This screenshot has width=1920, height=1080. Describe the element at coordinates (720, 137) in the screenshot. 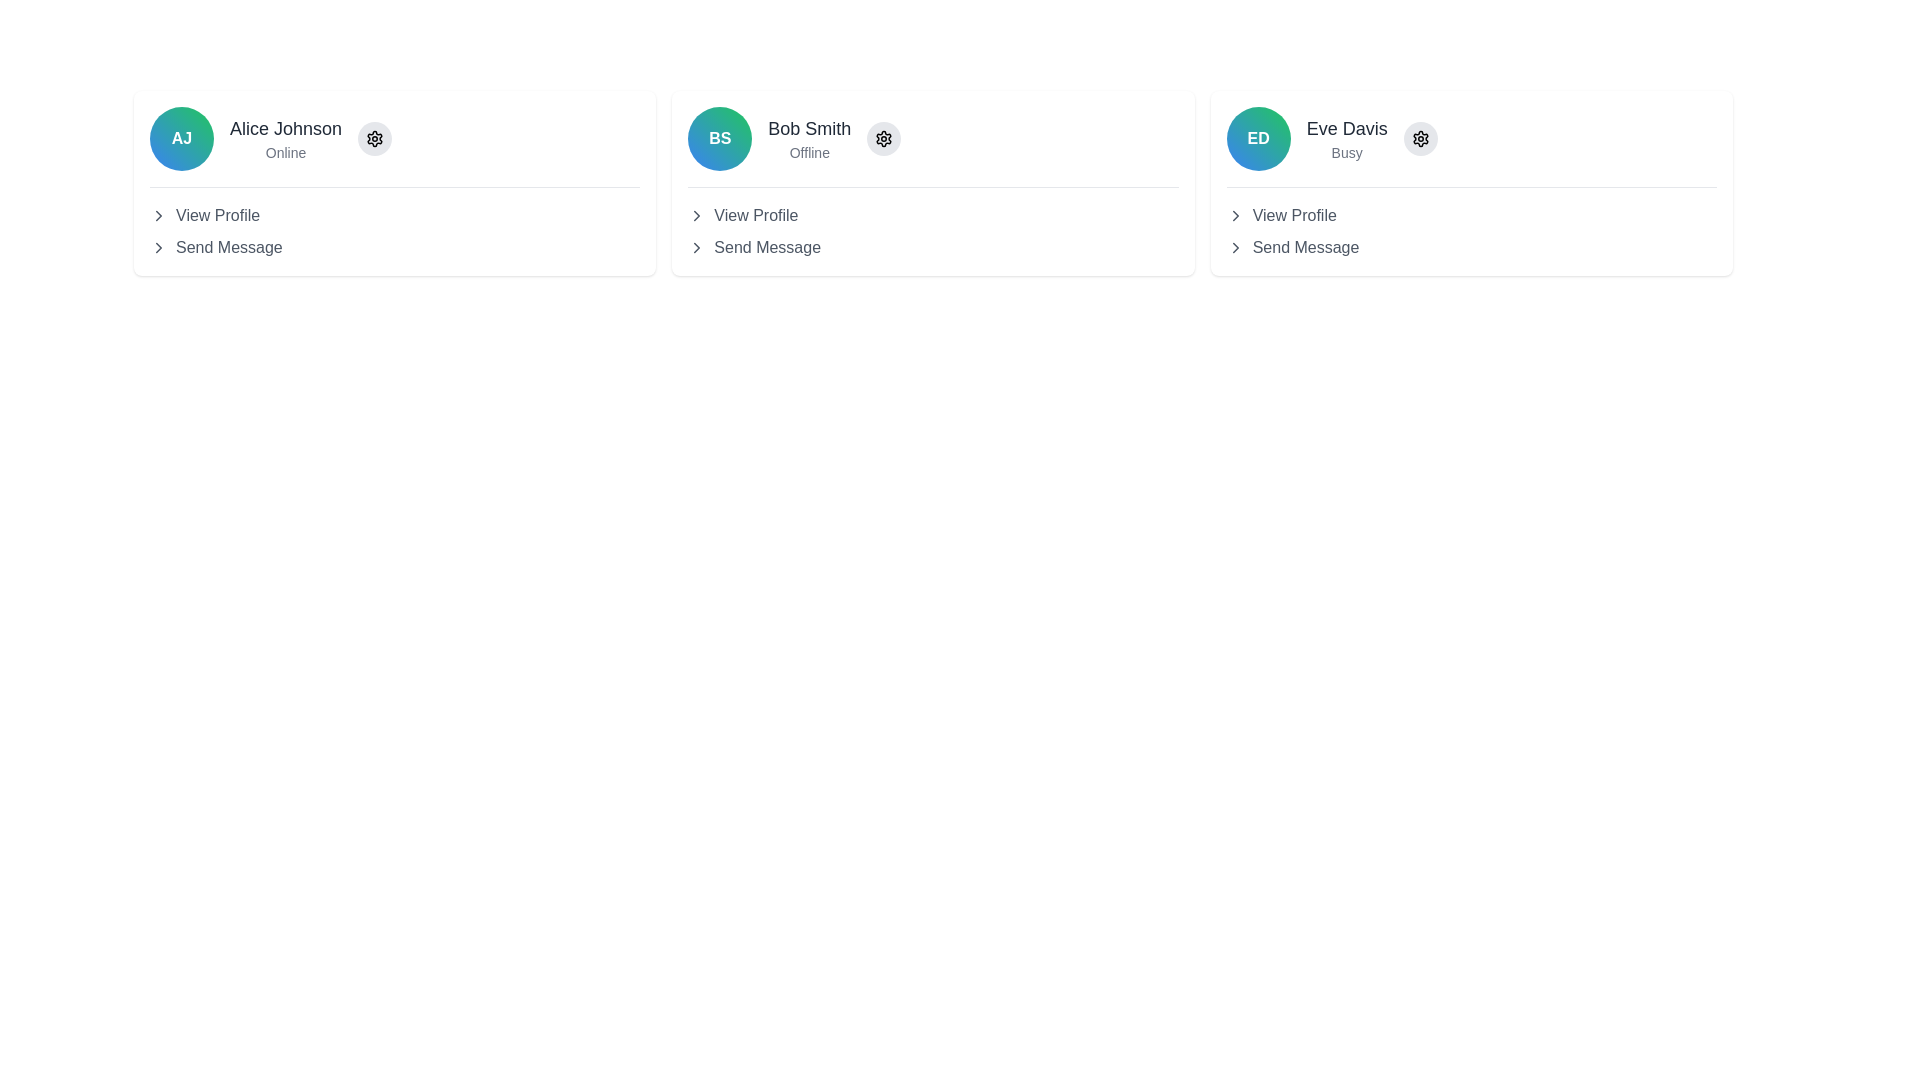

I see `the badge element representing the profile picture of 'Bob Smith', located in the profile section on the leftmost side` at that location.